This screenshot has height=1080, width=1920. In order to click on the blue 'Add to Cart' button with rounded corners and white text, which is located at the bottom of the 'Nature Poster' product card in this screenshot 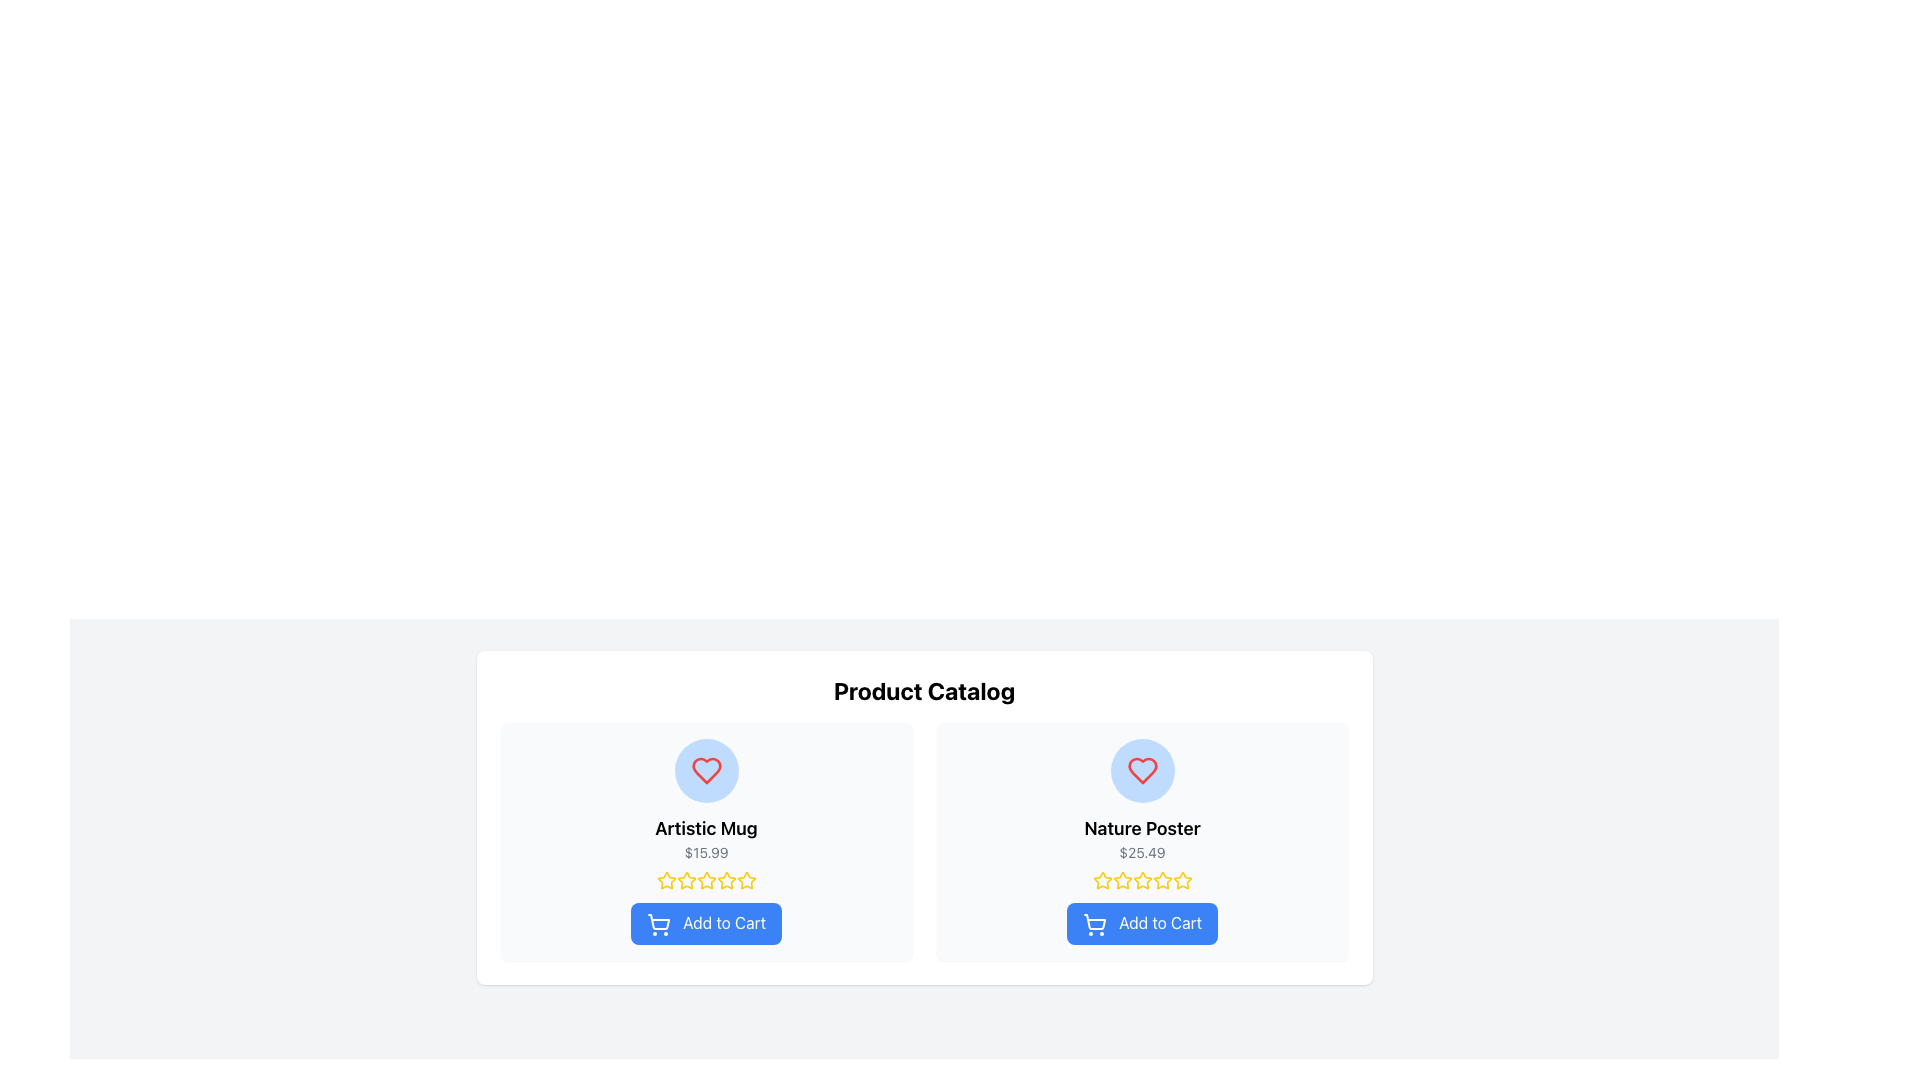, I will do `click(1142, 923)`.